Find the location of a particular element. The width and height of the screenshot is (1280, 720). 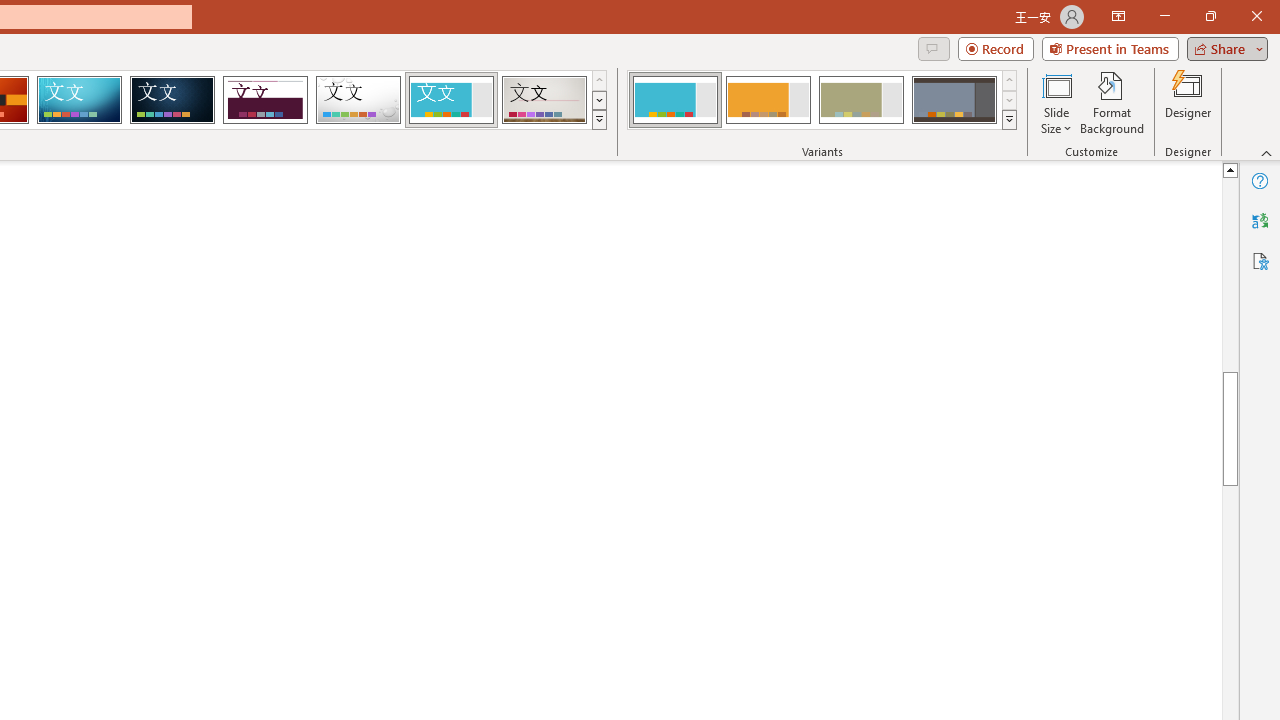

'Slide Size' is located at coordinates (1055, 103).